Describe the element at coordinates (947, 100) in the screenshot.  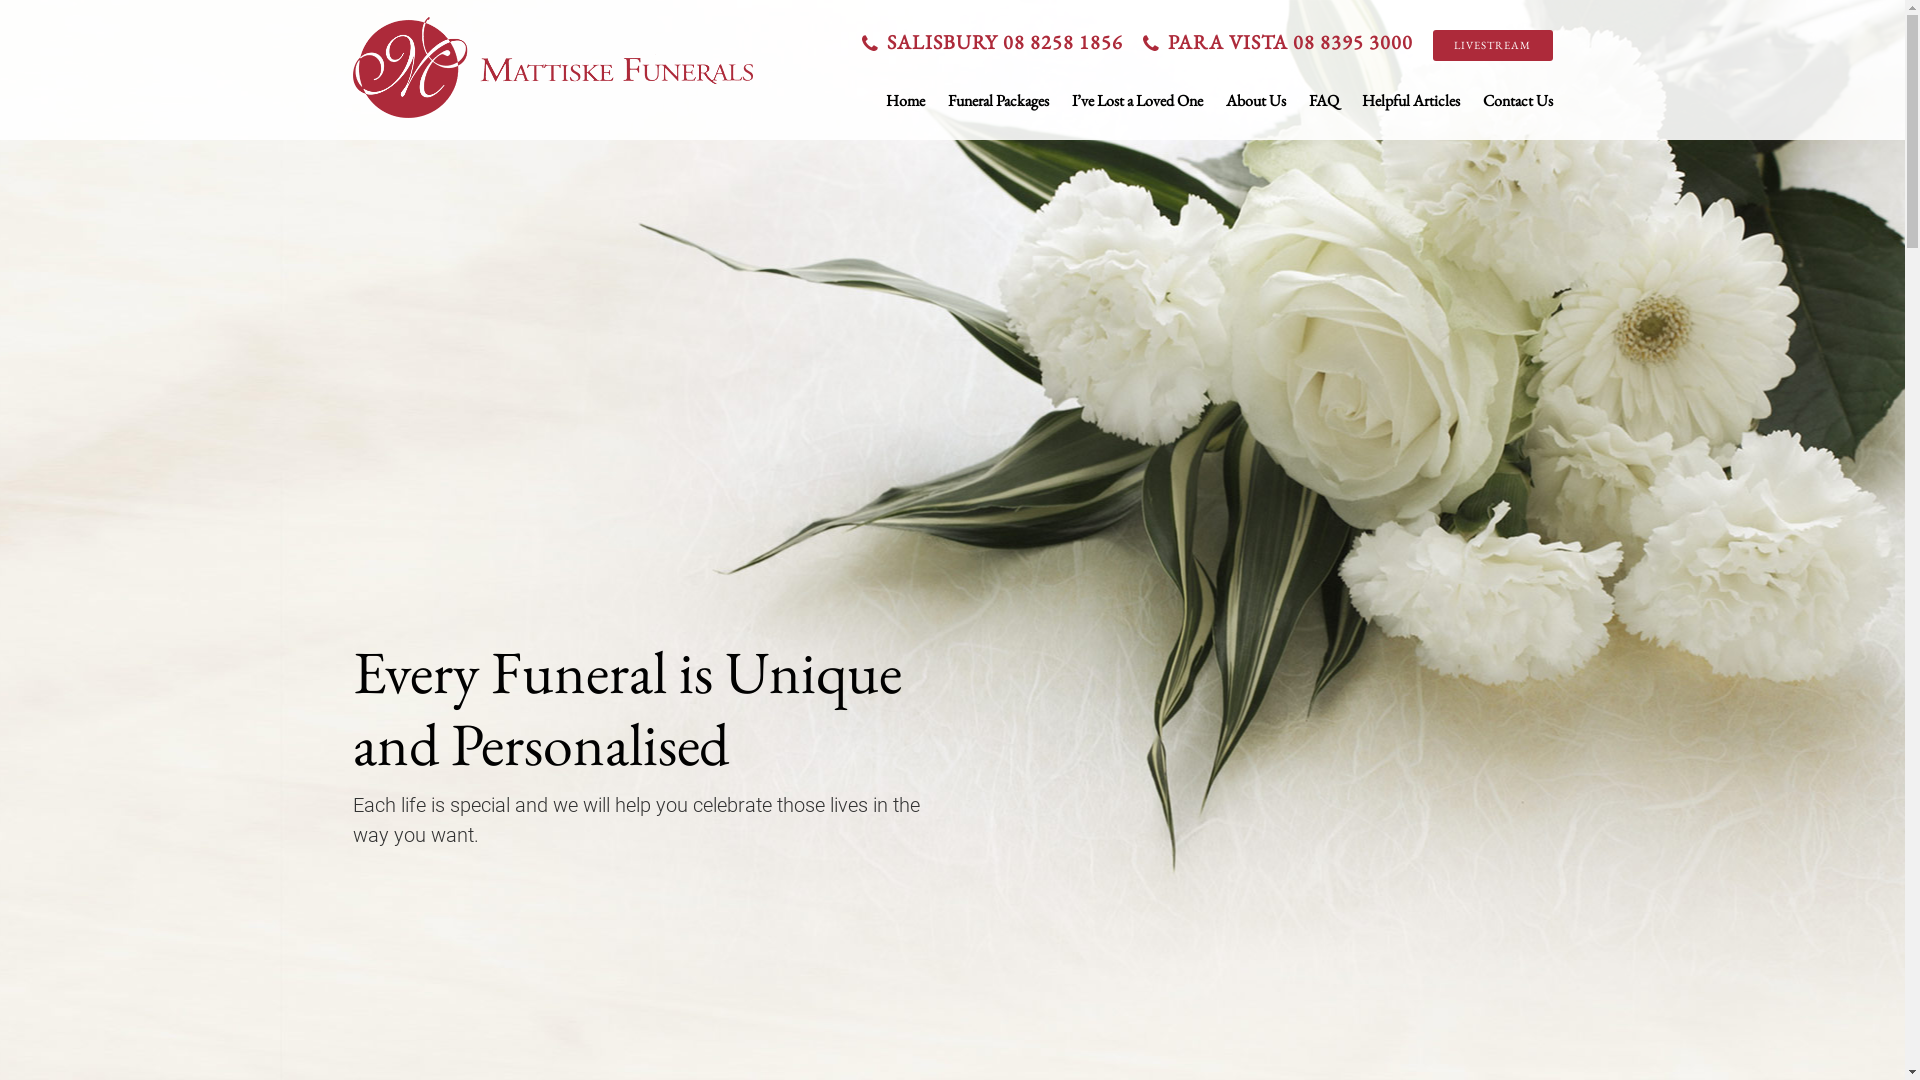
I see `'Funeral Packages'` at that location.